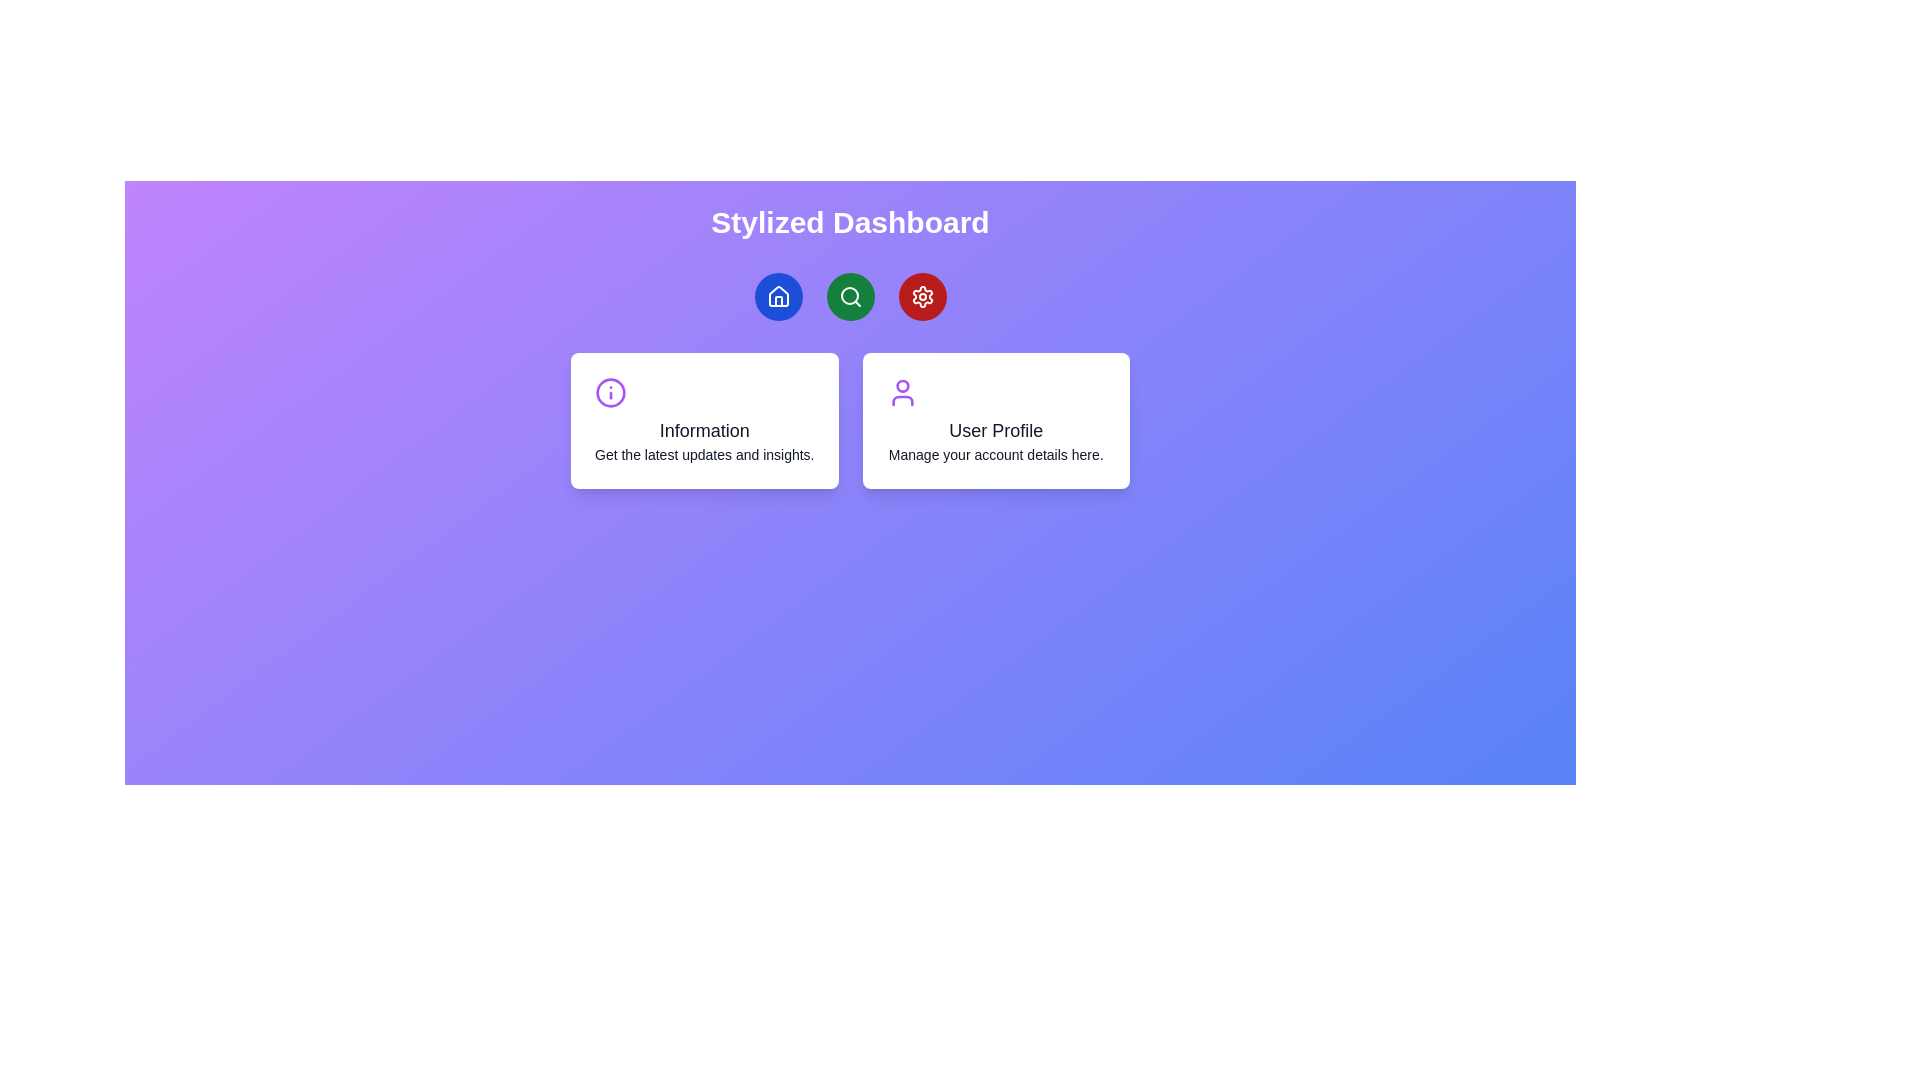 This screenshot has width=1920, height=1080. Describe the element at coordinates (996, 455) in the screenshot. I see `the text label displaying 'Manage your account details here.' located beneath the 'User Profile' header in the card layout` at that location.